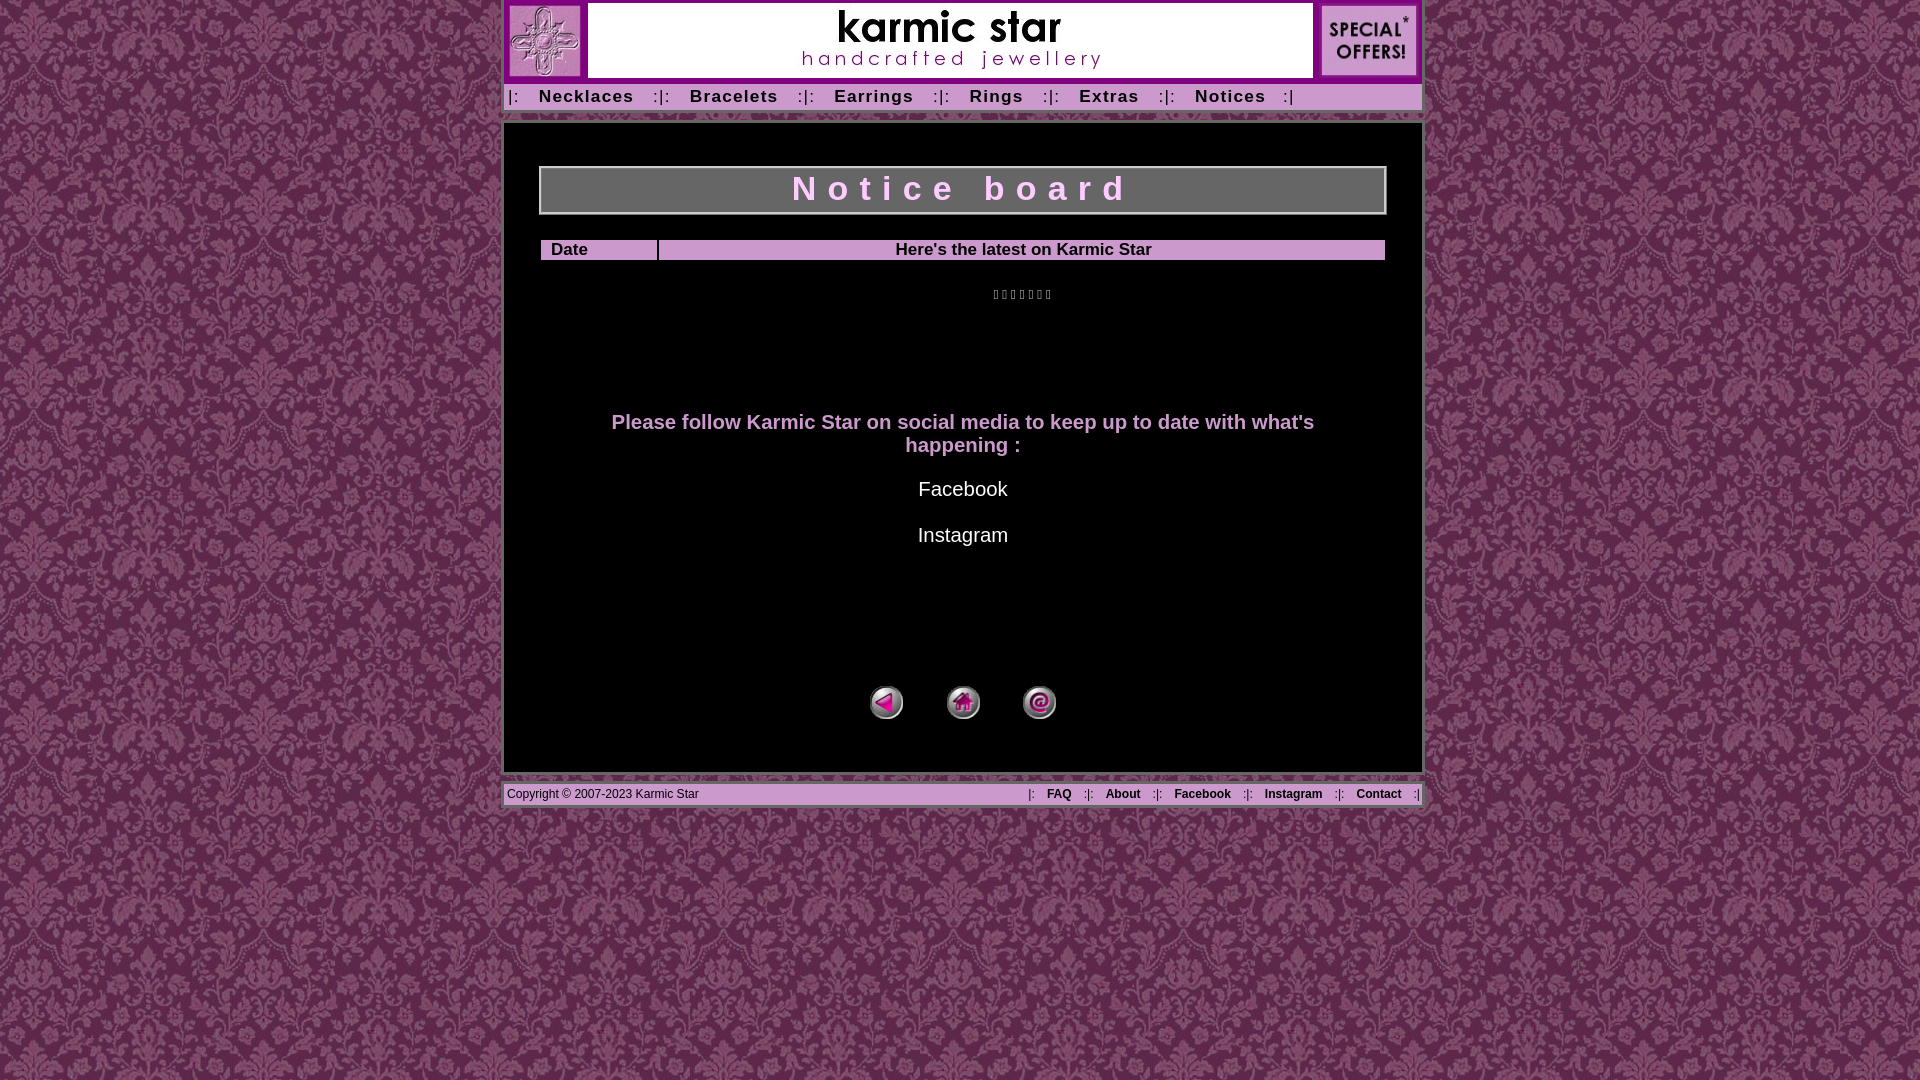 The image size is (1920, 1080). Describe the element at coordinates (690, 96) in the screenshot. I see `'Bracelets'` at that location.